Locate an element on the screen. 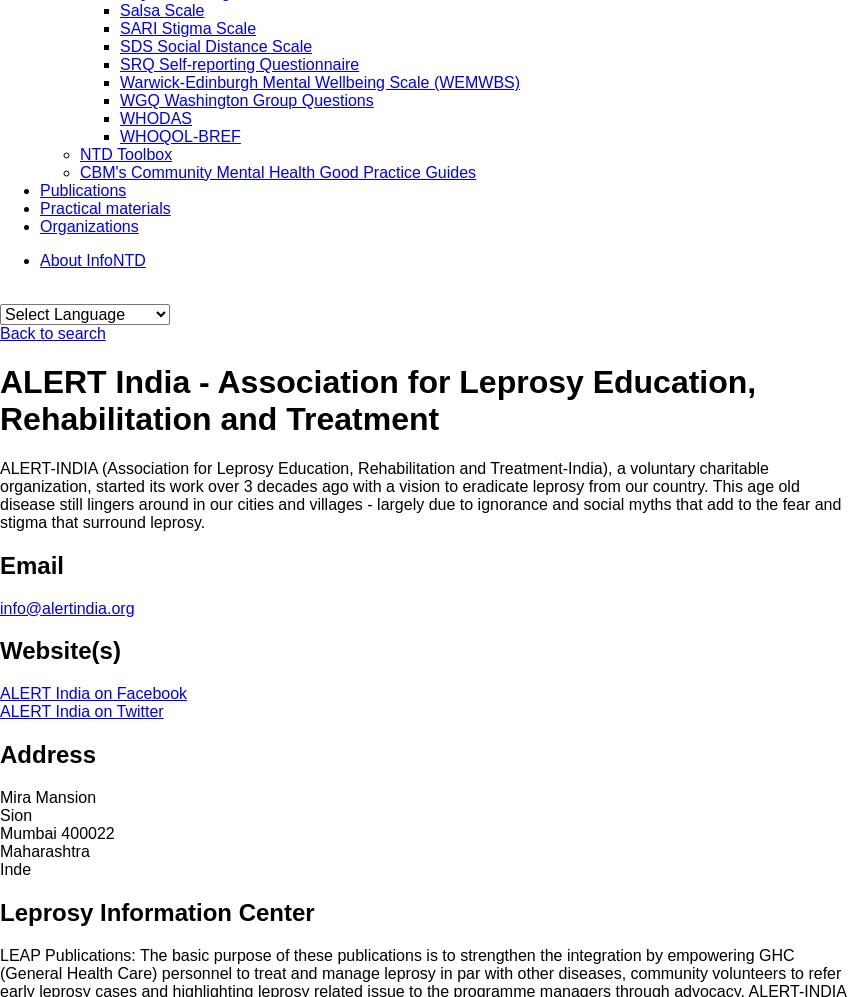 Image resolution: width=850 pixels, height=997 pixels. 'Mumbai' is located at coordinates (26, 833).